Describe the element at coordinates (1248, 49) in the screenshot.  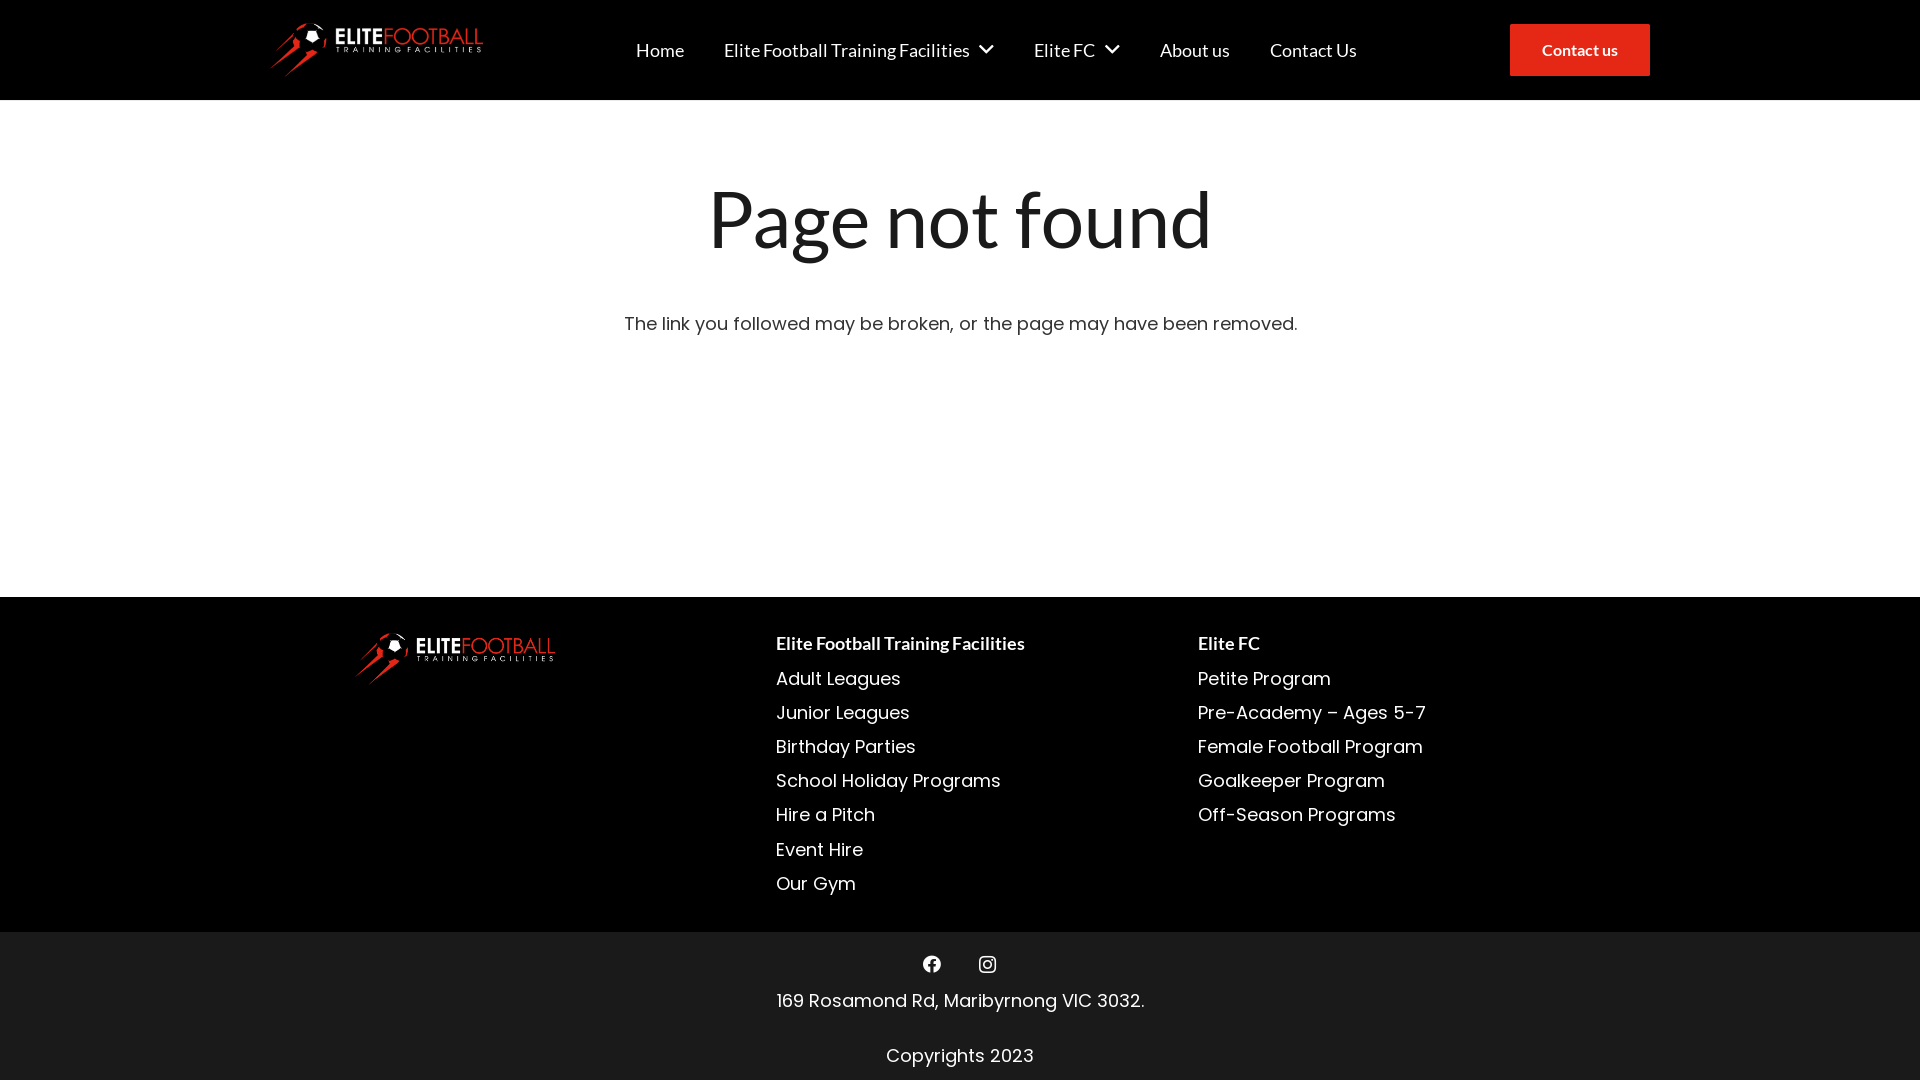
I see `'Contact Us'` at that location.